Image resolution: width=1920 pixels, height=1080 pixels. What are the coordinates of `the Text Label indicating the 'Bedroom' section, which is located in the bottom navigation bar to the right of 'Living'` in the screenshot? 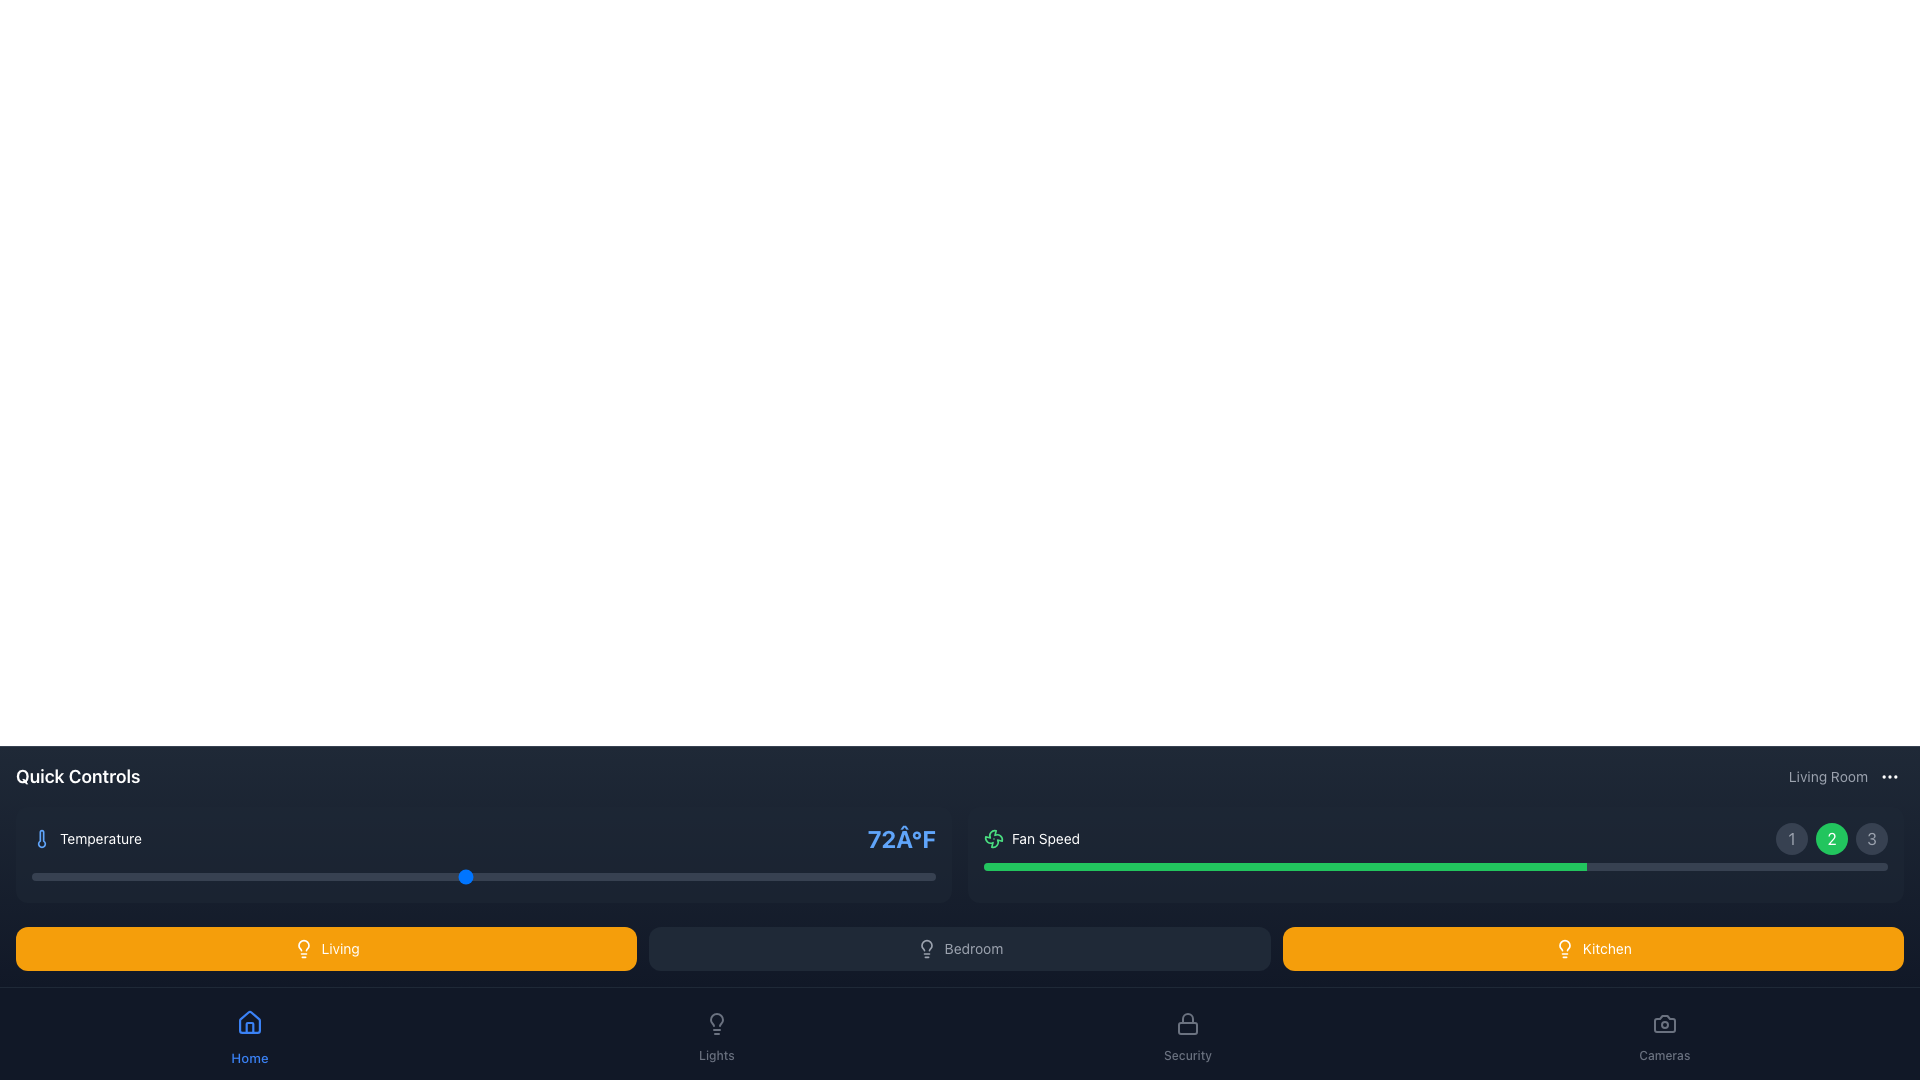 It's located at (974, 947).